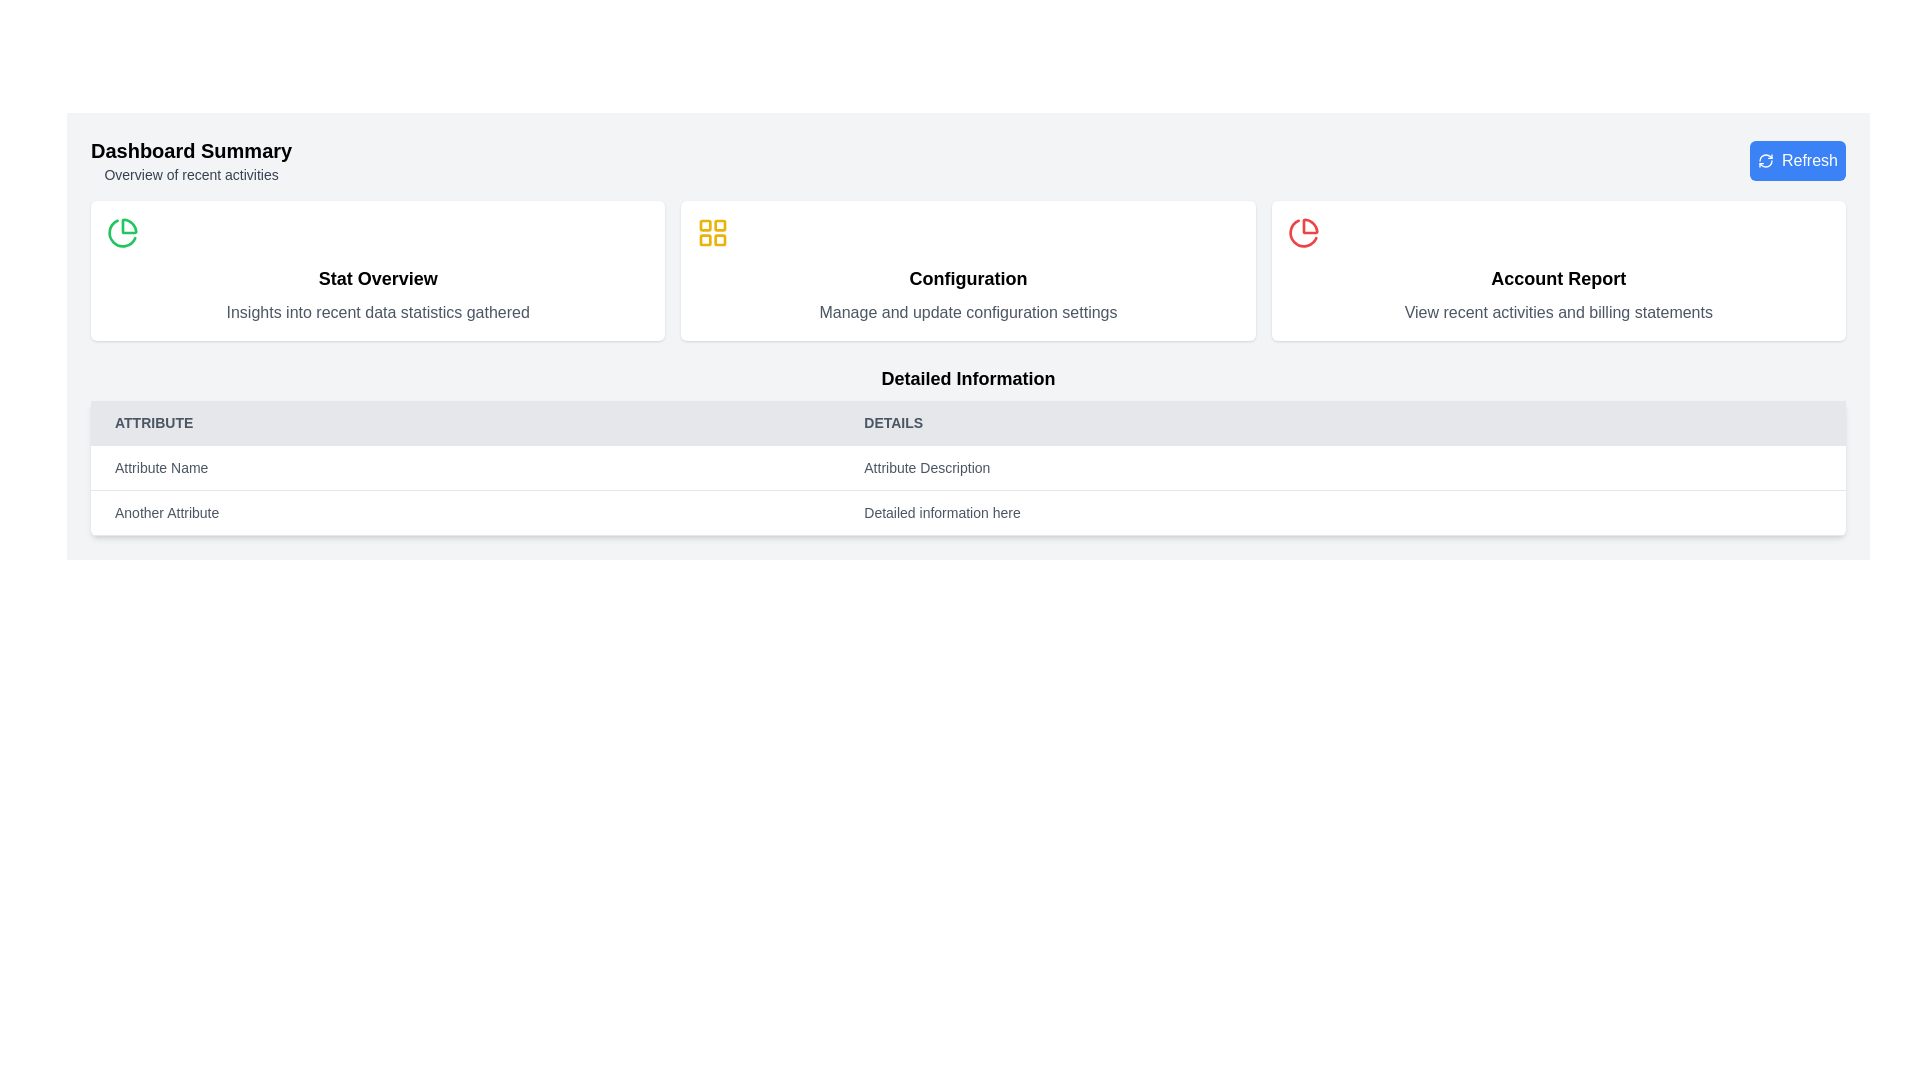 This screenshot has width=1920, height=1080. What do you see at coordinates (122, 231) in the screenshot?
I see `the green circular pie chart icon located at the top-left corner of the 'Stat Overview' card to indicate selection` at bounding box center [122, 231].